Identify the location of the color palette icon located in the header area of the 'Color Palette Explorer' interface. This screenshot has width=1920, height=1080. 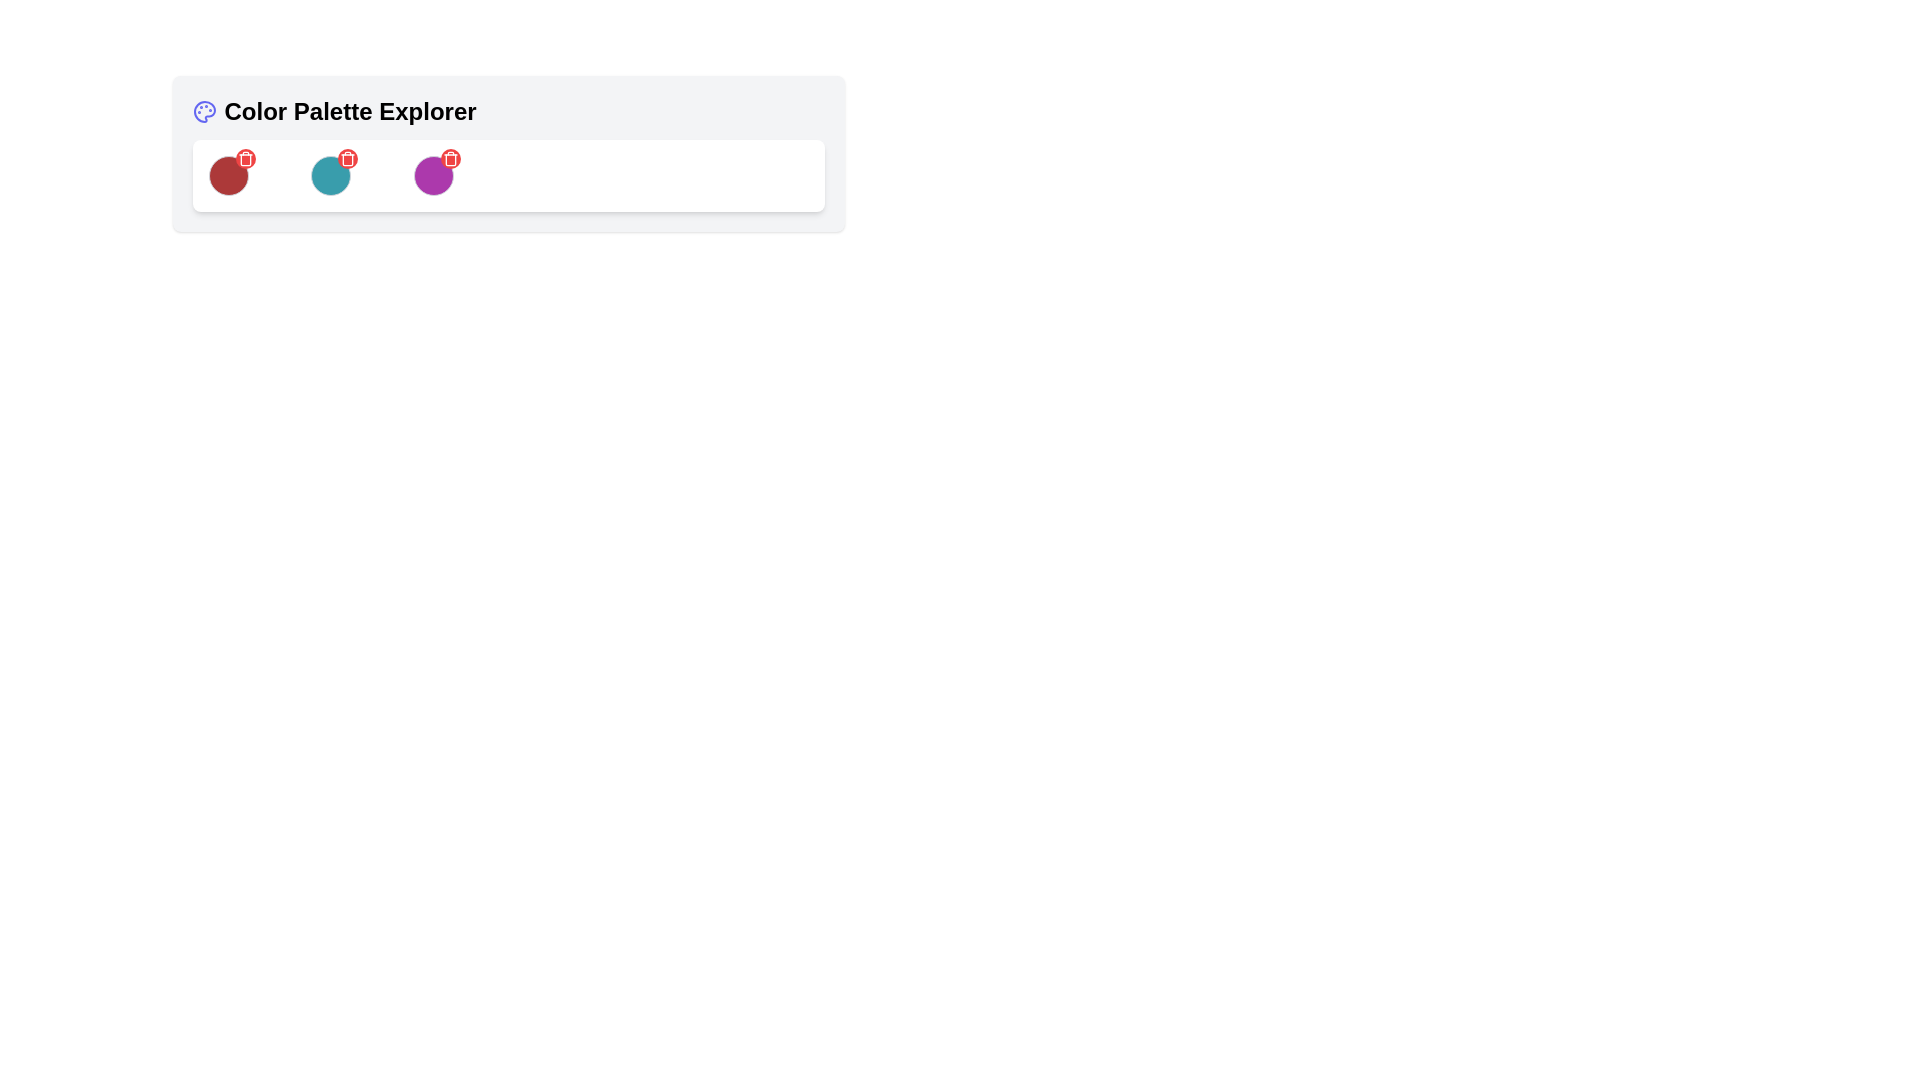
(204, 111).